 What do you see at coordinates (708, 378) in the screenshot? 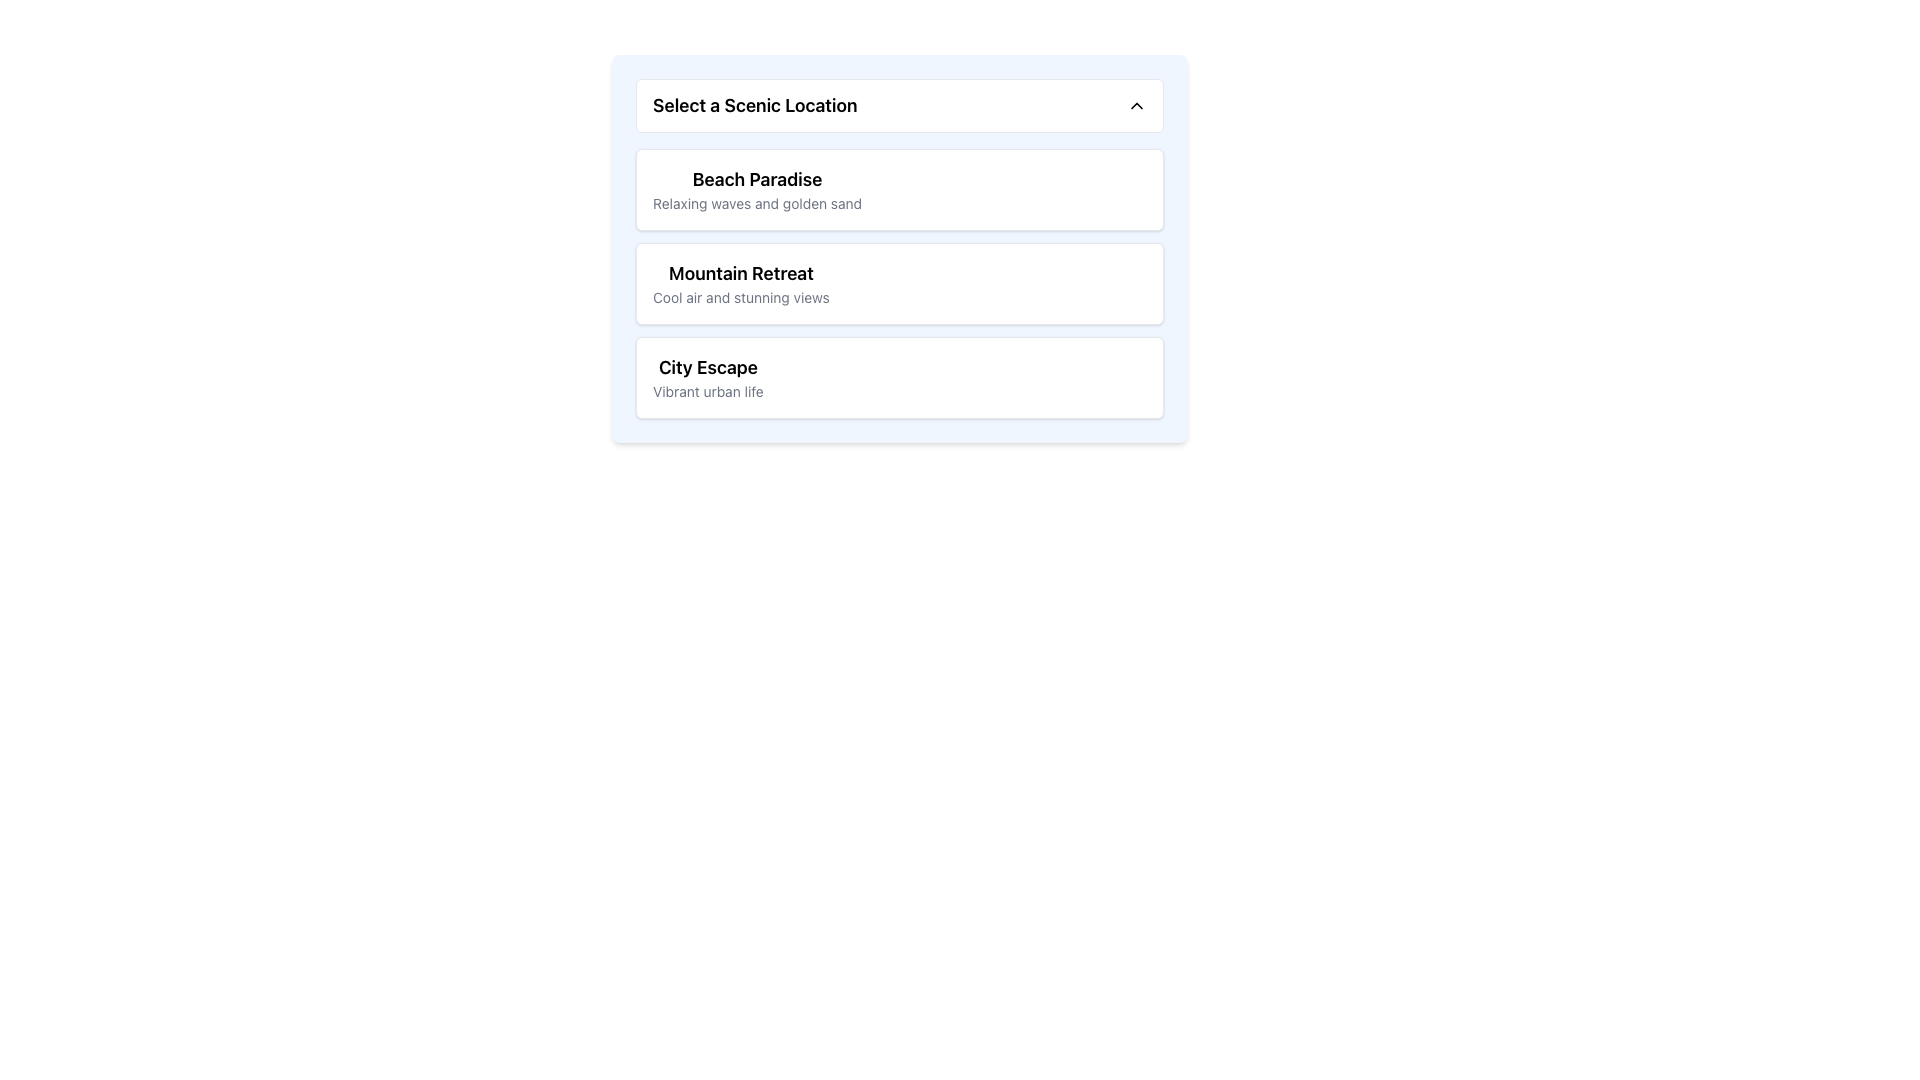
I see `the 'City Escape' text block` at bounding box center [708, 378].